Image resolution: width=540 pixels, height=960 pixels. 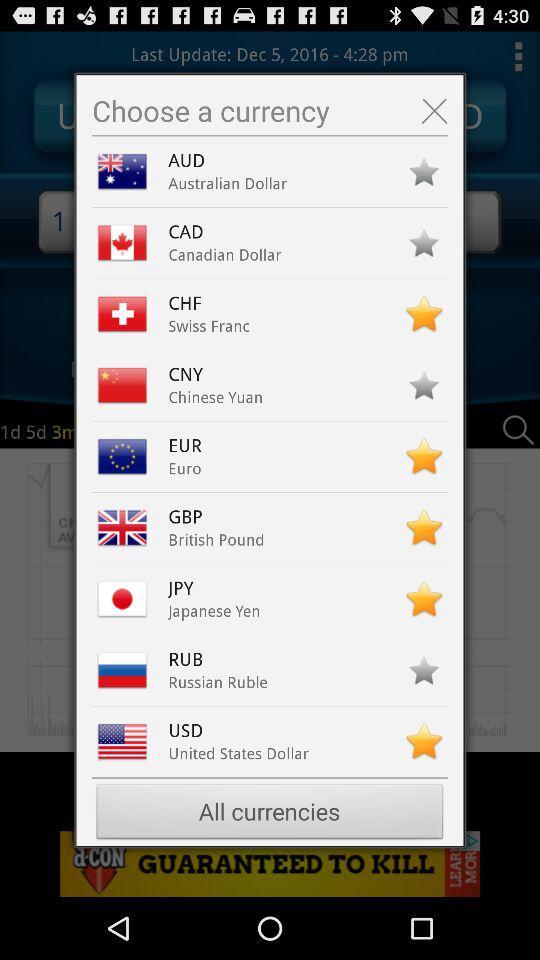 What do you see at coordinates (213, 610) in the screenshot?
I see `the item above rub item` at bounding box center [213, 610].